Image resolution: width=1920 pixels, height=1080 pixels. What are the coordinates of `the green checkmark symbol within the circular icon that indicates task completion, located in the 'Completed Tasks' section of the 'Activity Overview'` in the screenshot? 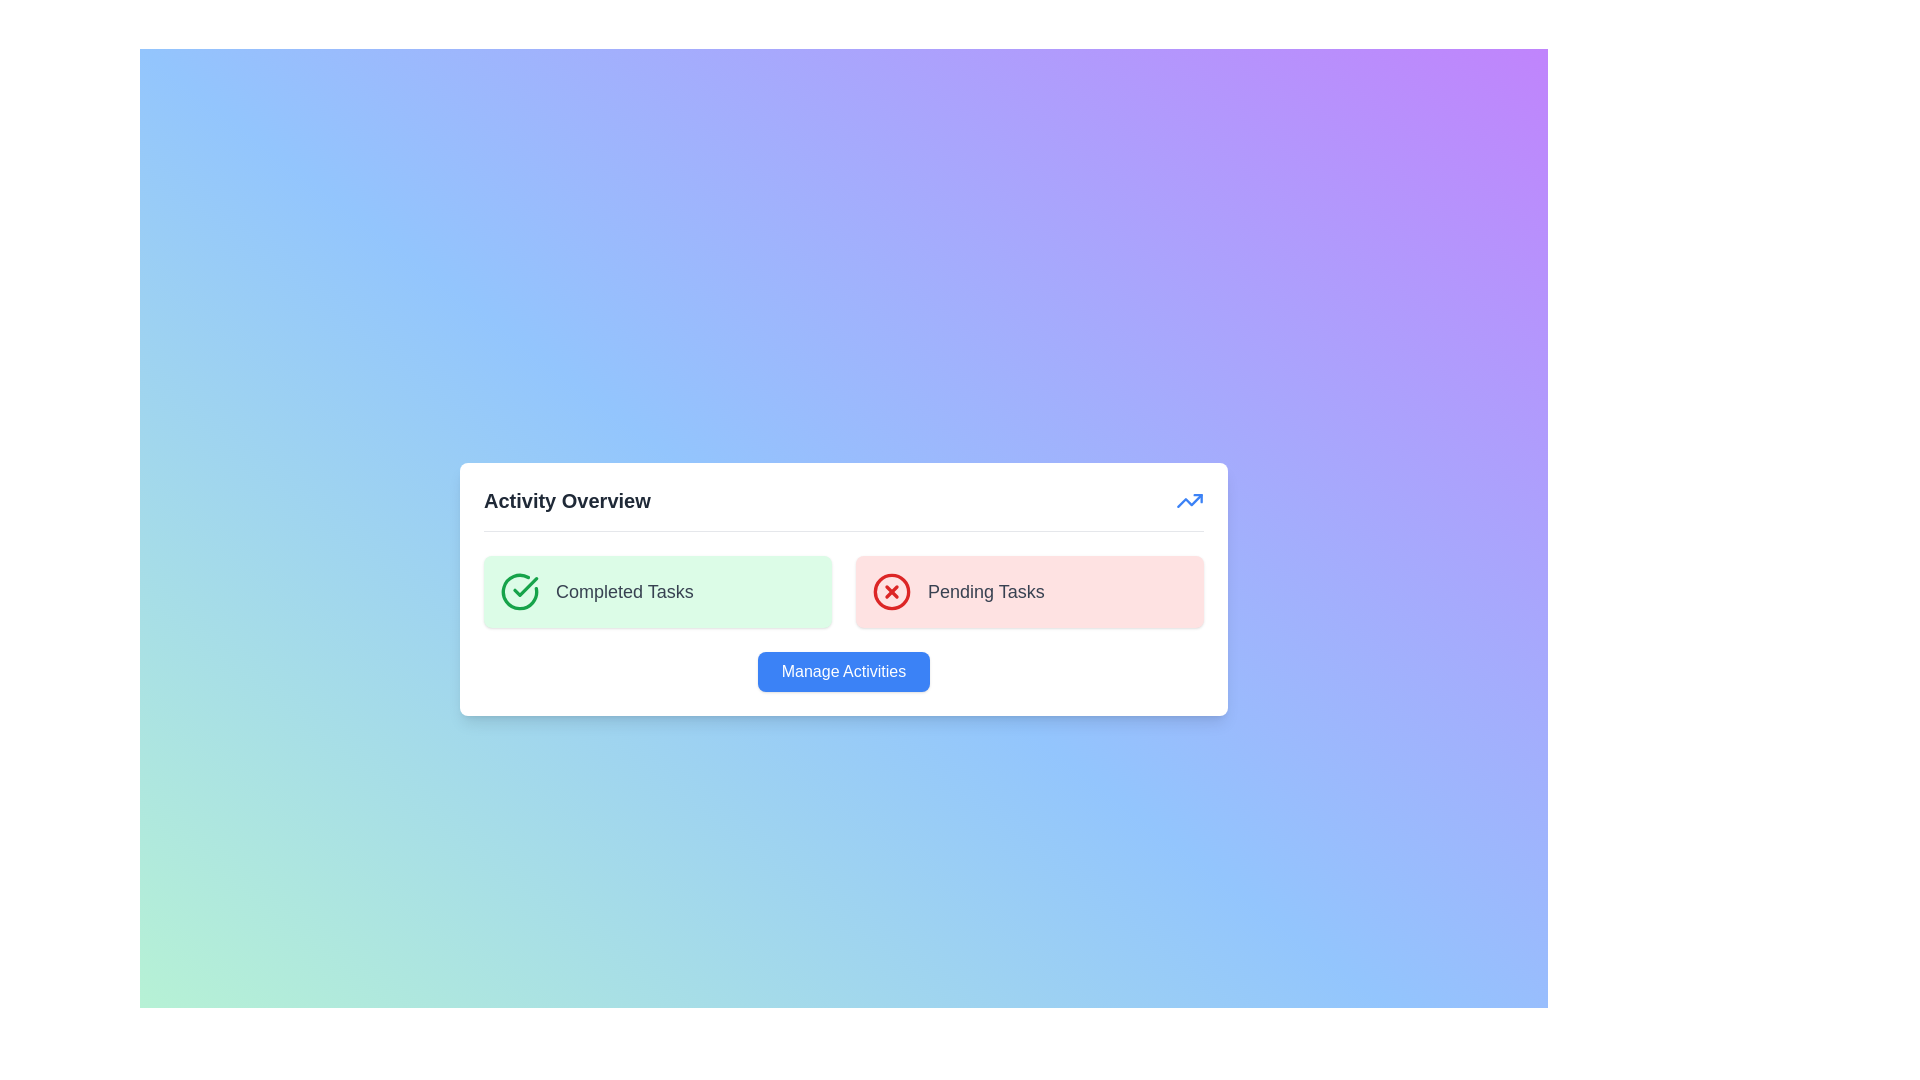 It's located at (525, 585).